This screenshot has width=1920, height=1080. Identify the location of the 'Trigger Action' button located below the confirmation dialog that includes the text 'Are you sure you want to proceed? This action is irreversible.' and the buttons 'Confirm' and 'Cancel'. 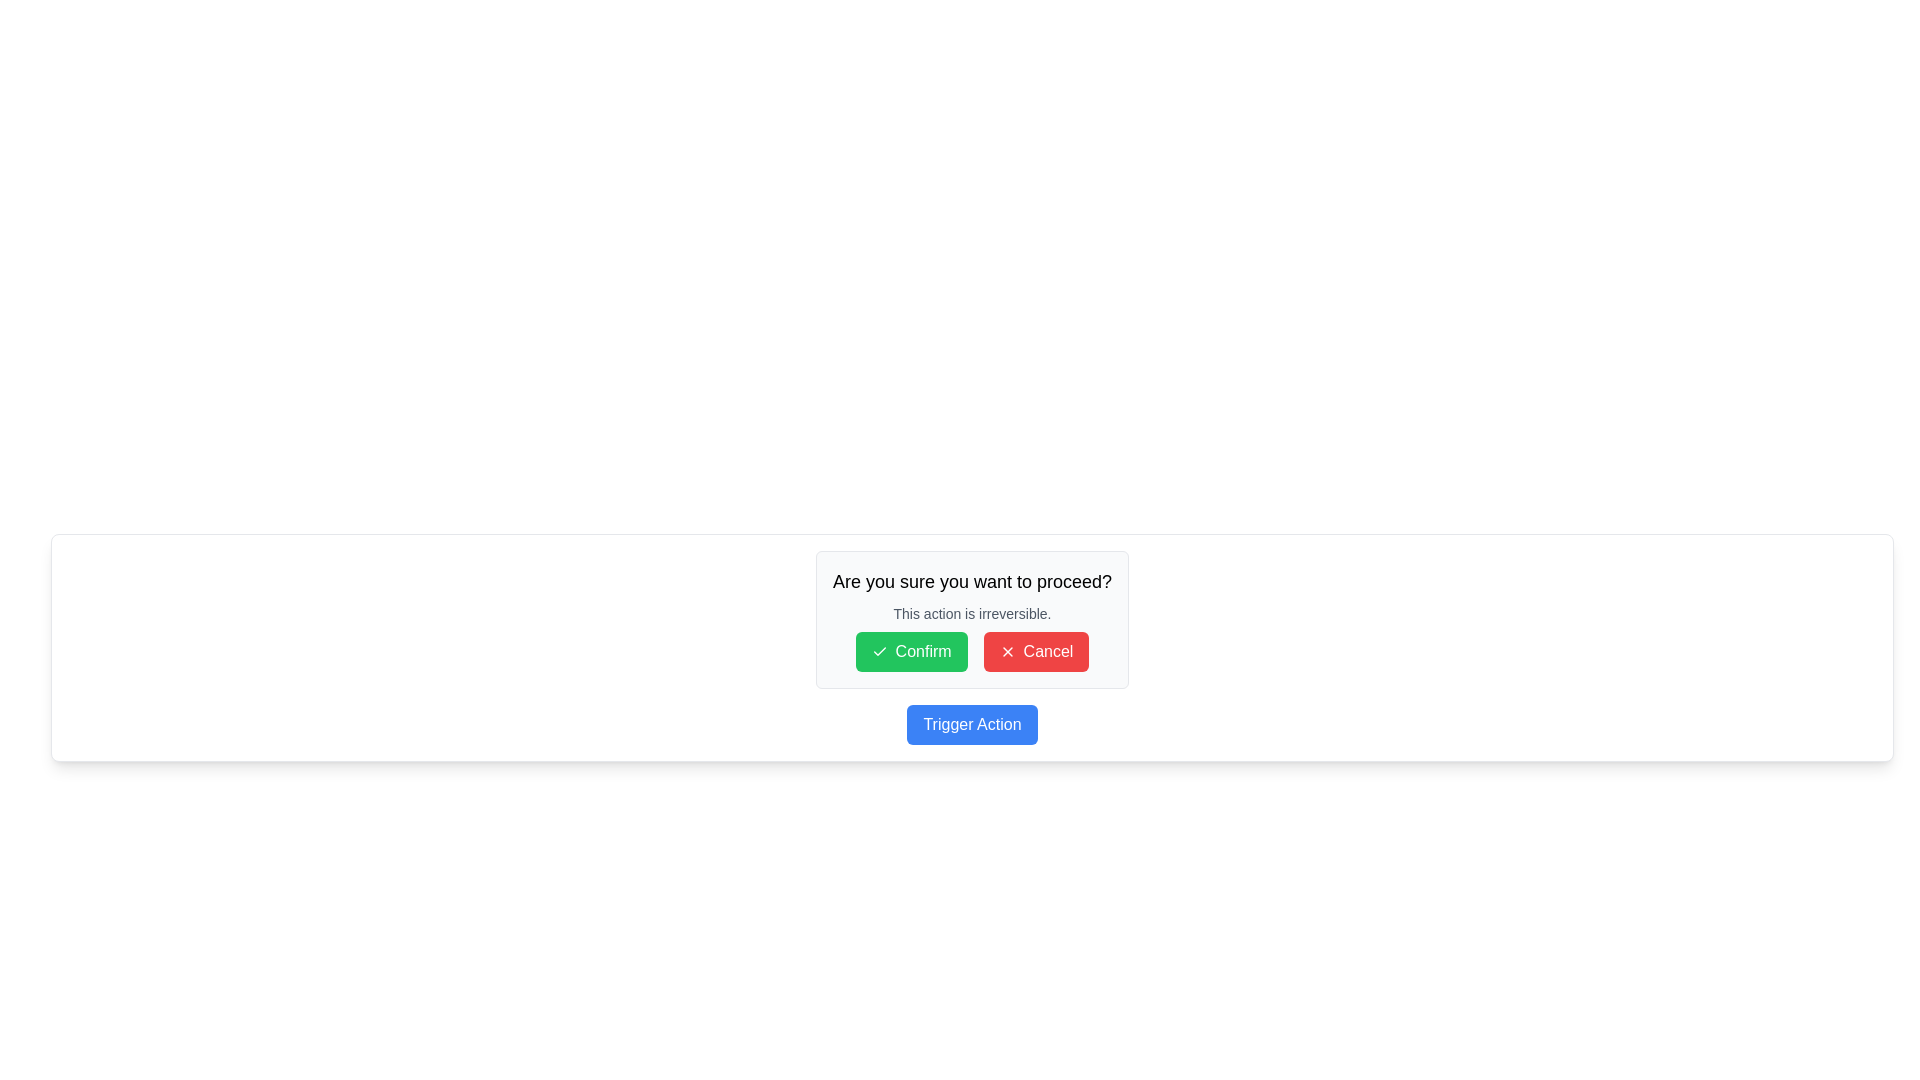
(972, 725).